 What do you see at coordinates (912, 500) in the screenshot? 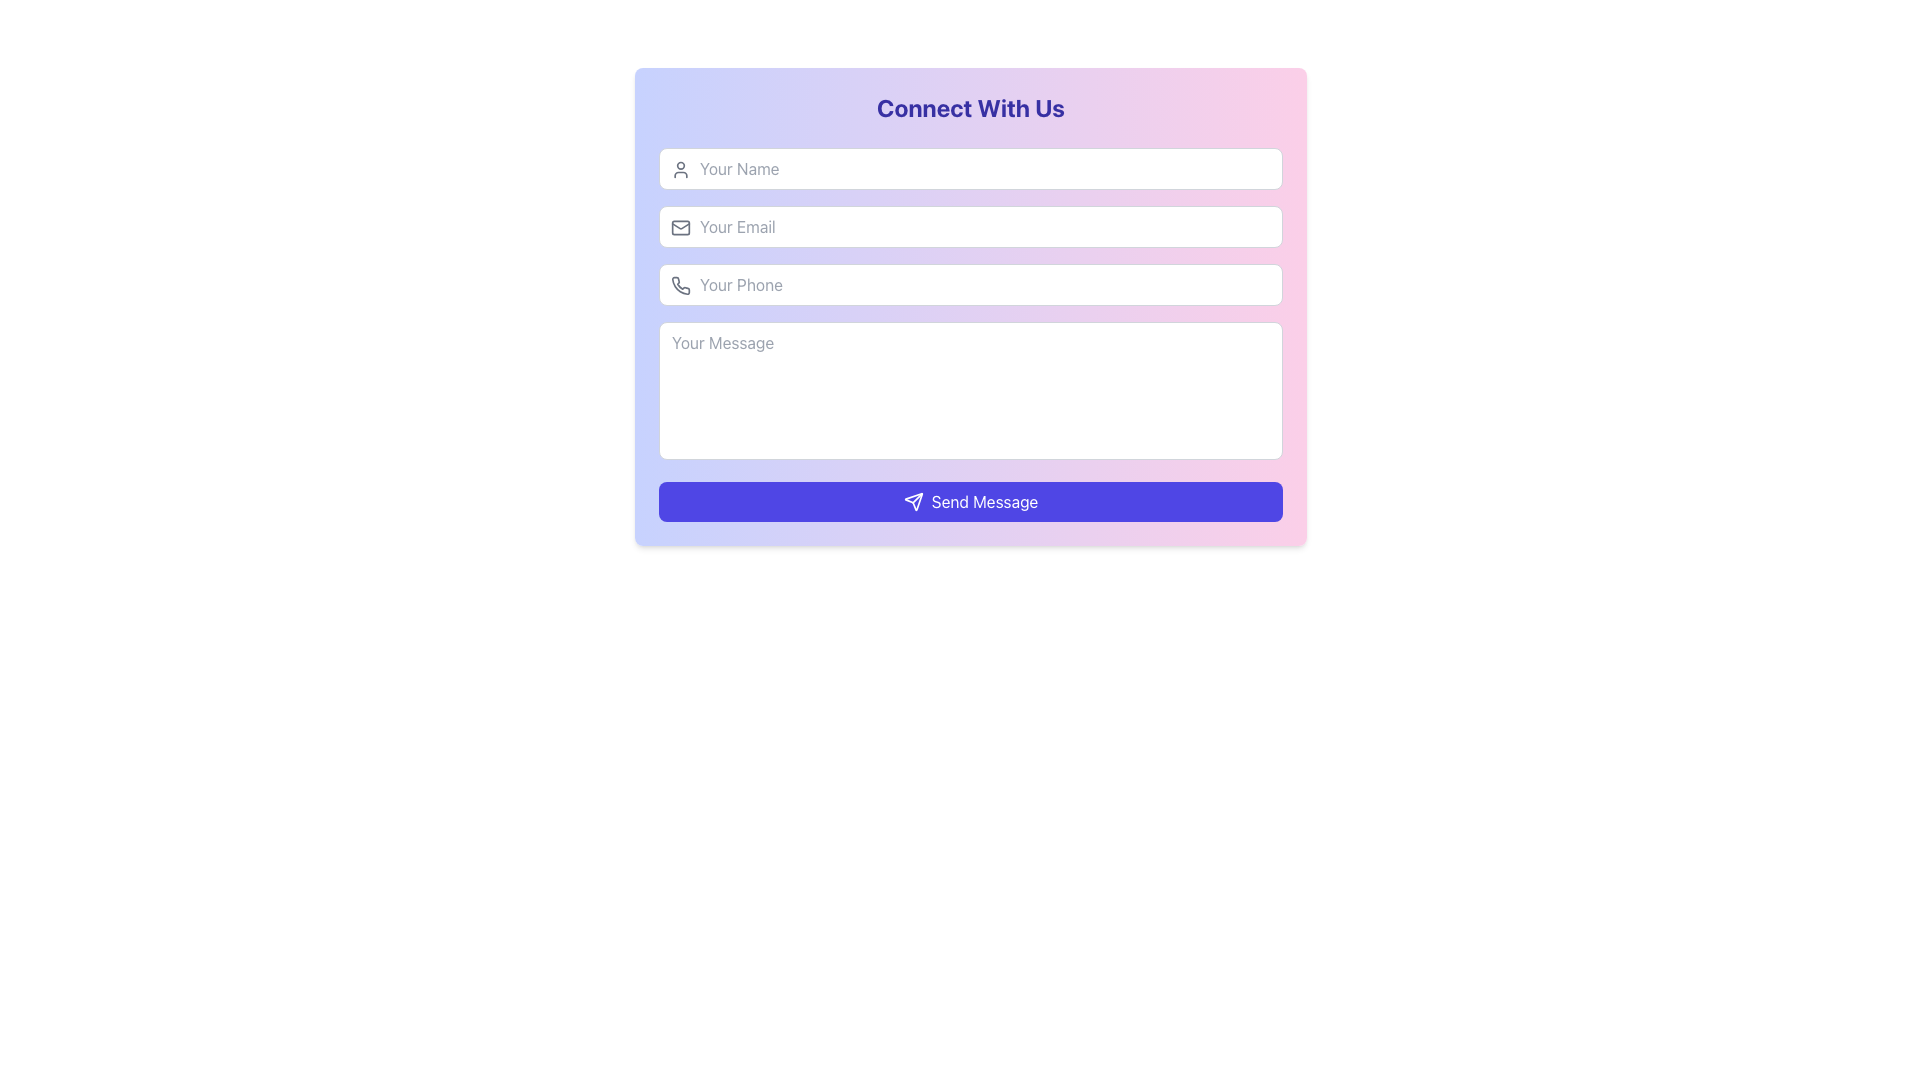
I see `the decorative icon representing the action of sending, located next to the 'Send Message' button at the bottom of the form` at bounding box center [912, 500].